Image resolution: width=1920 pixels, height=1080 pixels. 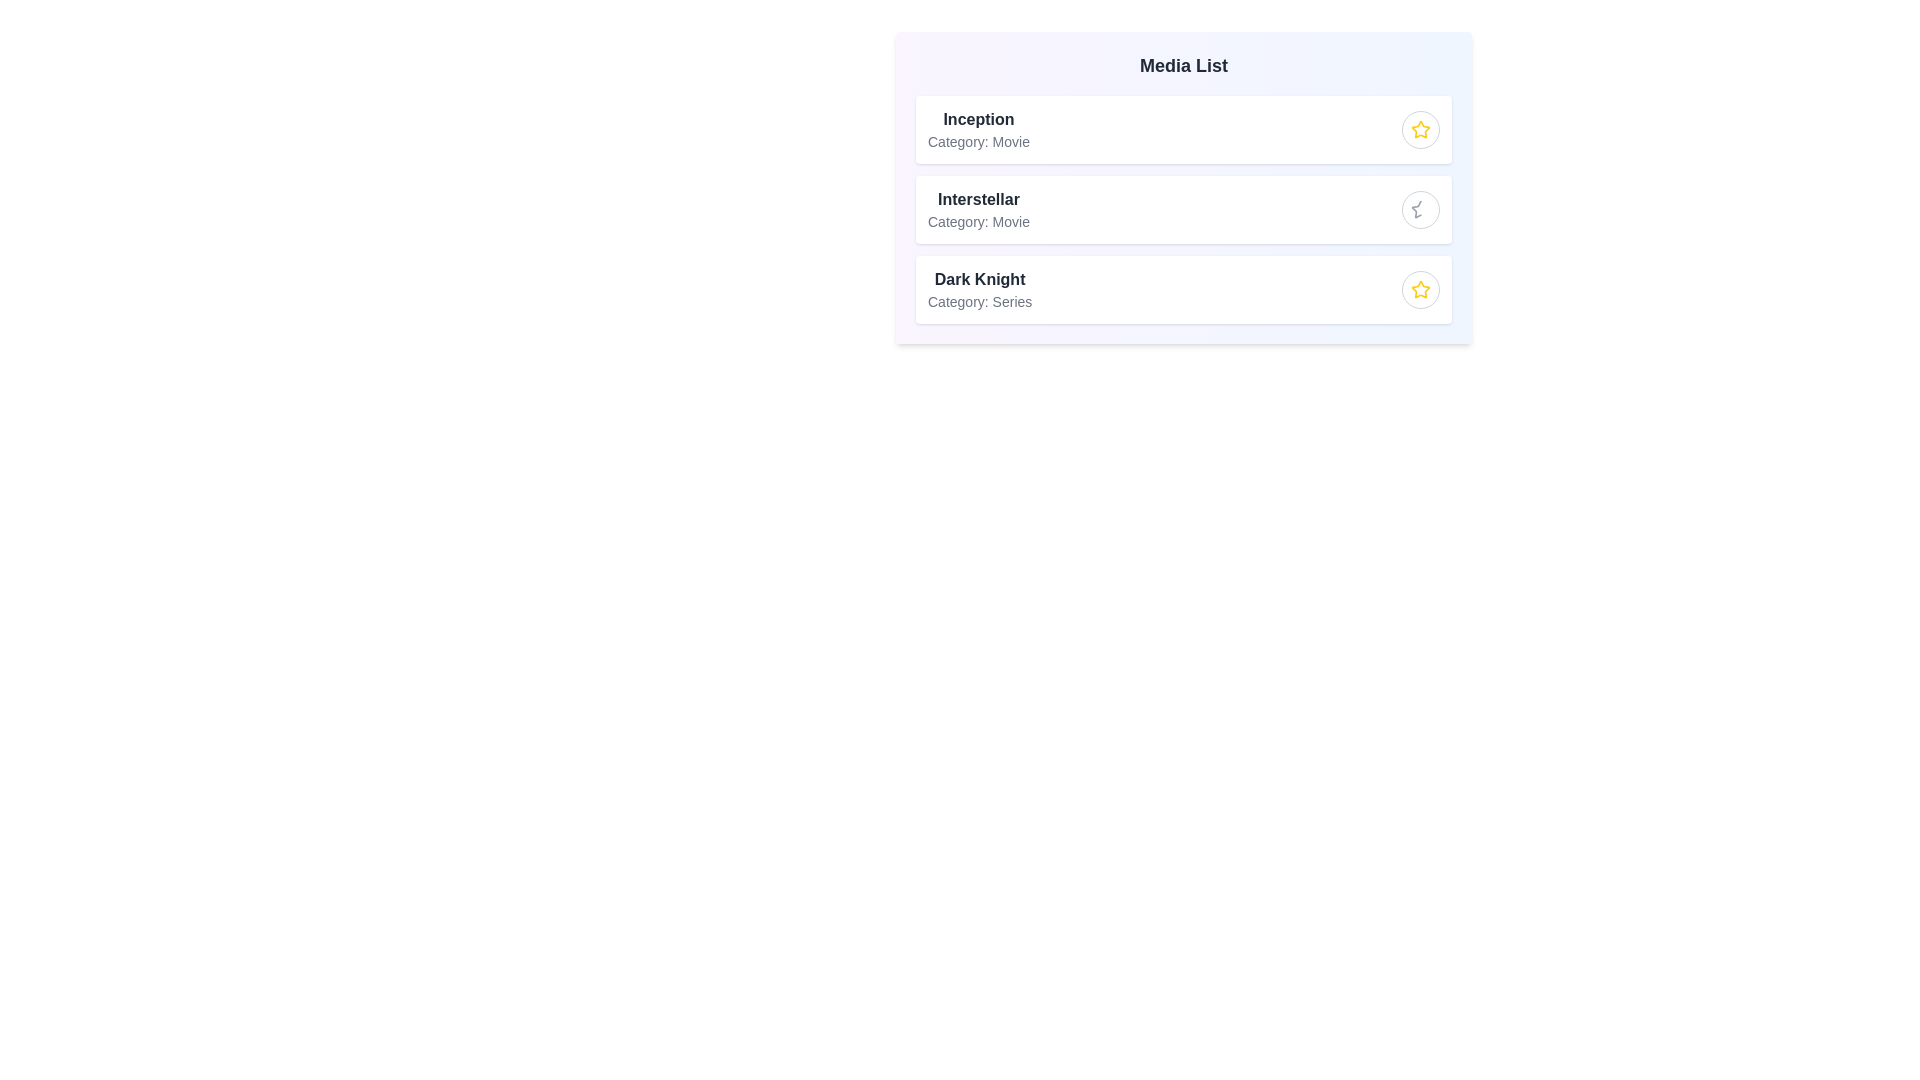 I want to click on star icon of the media item titled 'Interstellar' to toggle its 'starred' status, so click(x=1419, y=209).